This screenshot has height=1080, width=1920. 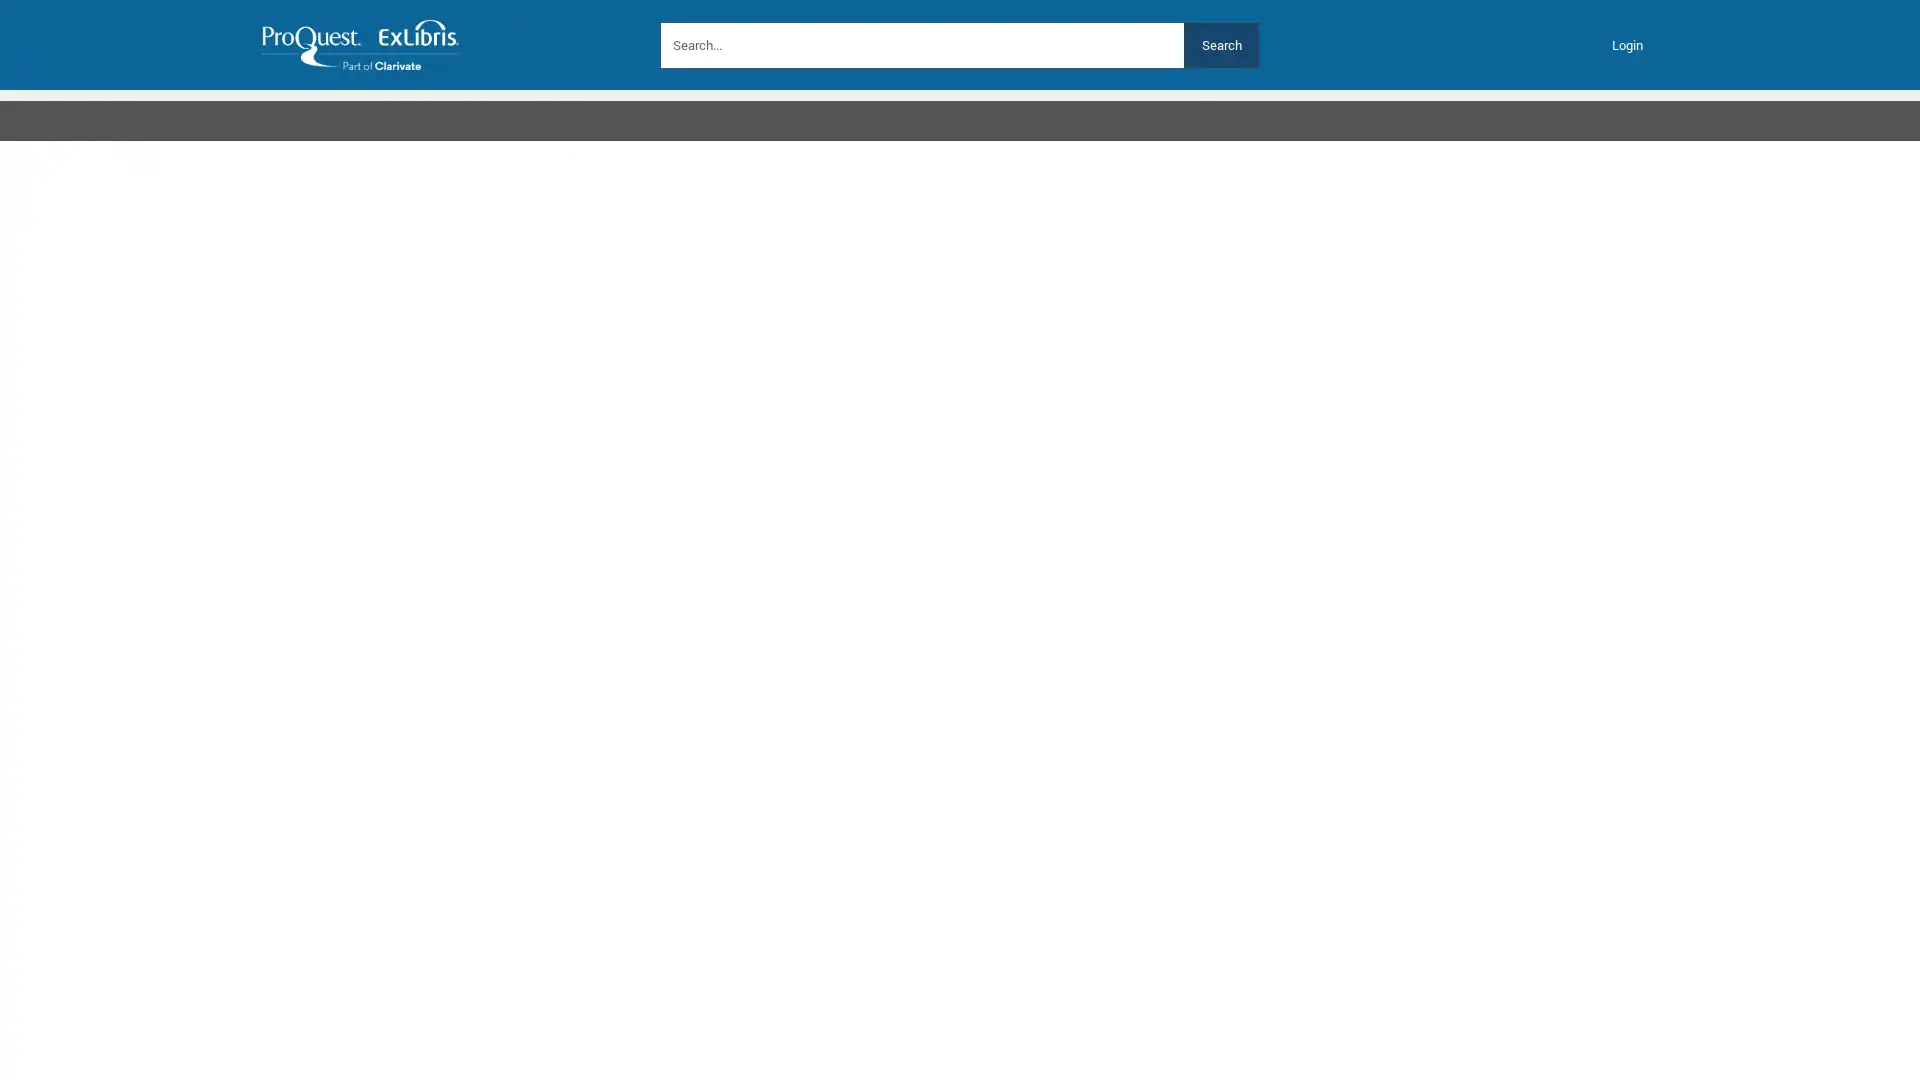 I want to click on Platform Status, so click(x=739, y=114).